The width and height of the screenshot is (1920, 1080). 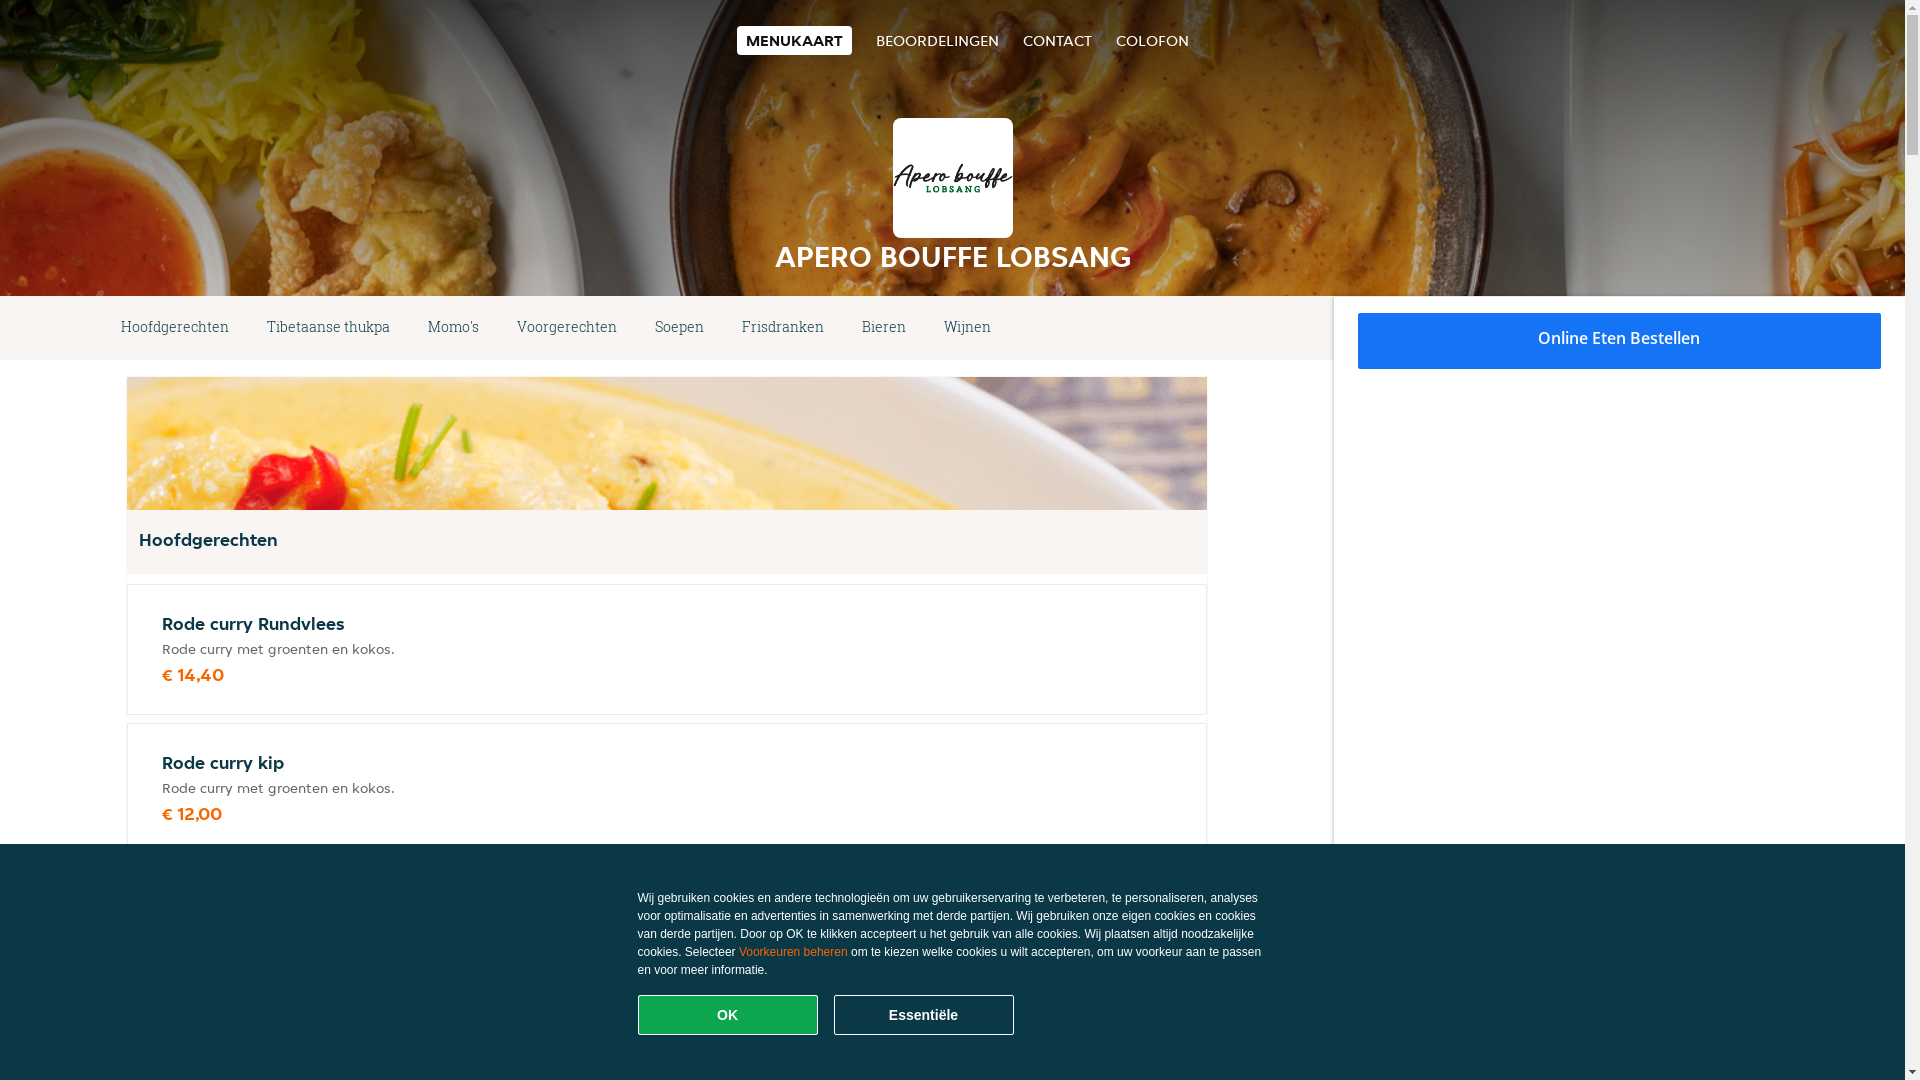 What do you see at coordinates (565, 326) in the screenshot?
I see `'Voorgerechten'` at bounding box center [565, 326].